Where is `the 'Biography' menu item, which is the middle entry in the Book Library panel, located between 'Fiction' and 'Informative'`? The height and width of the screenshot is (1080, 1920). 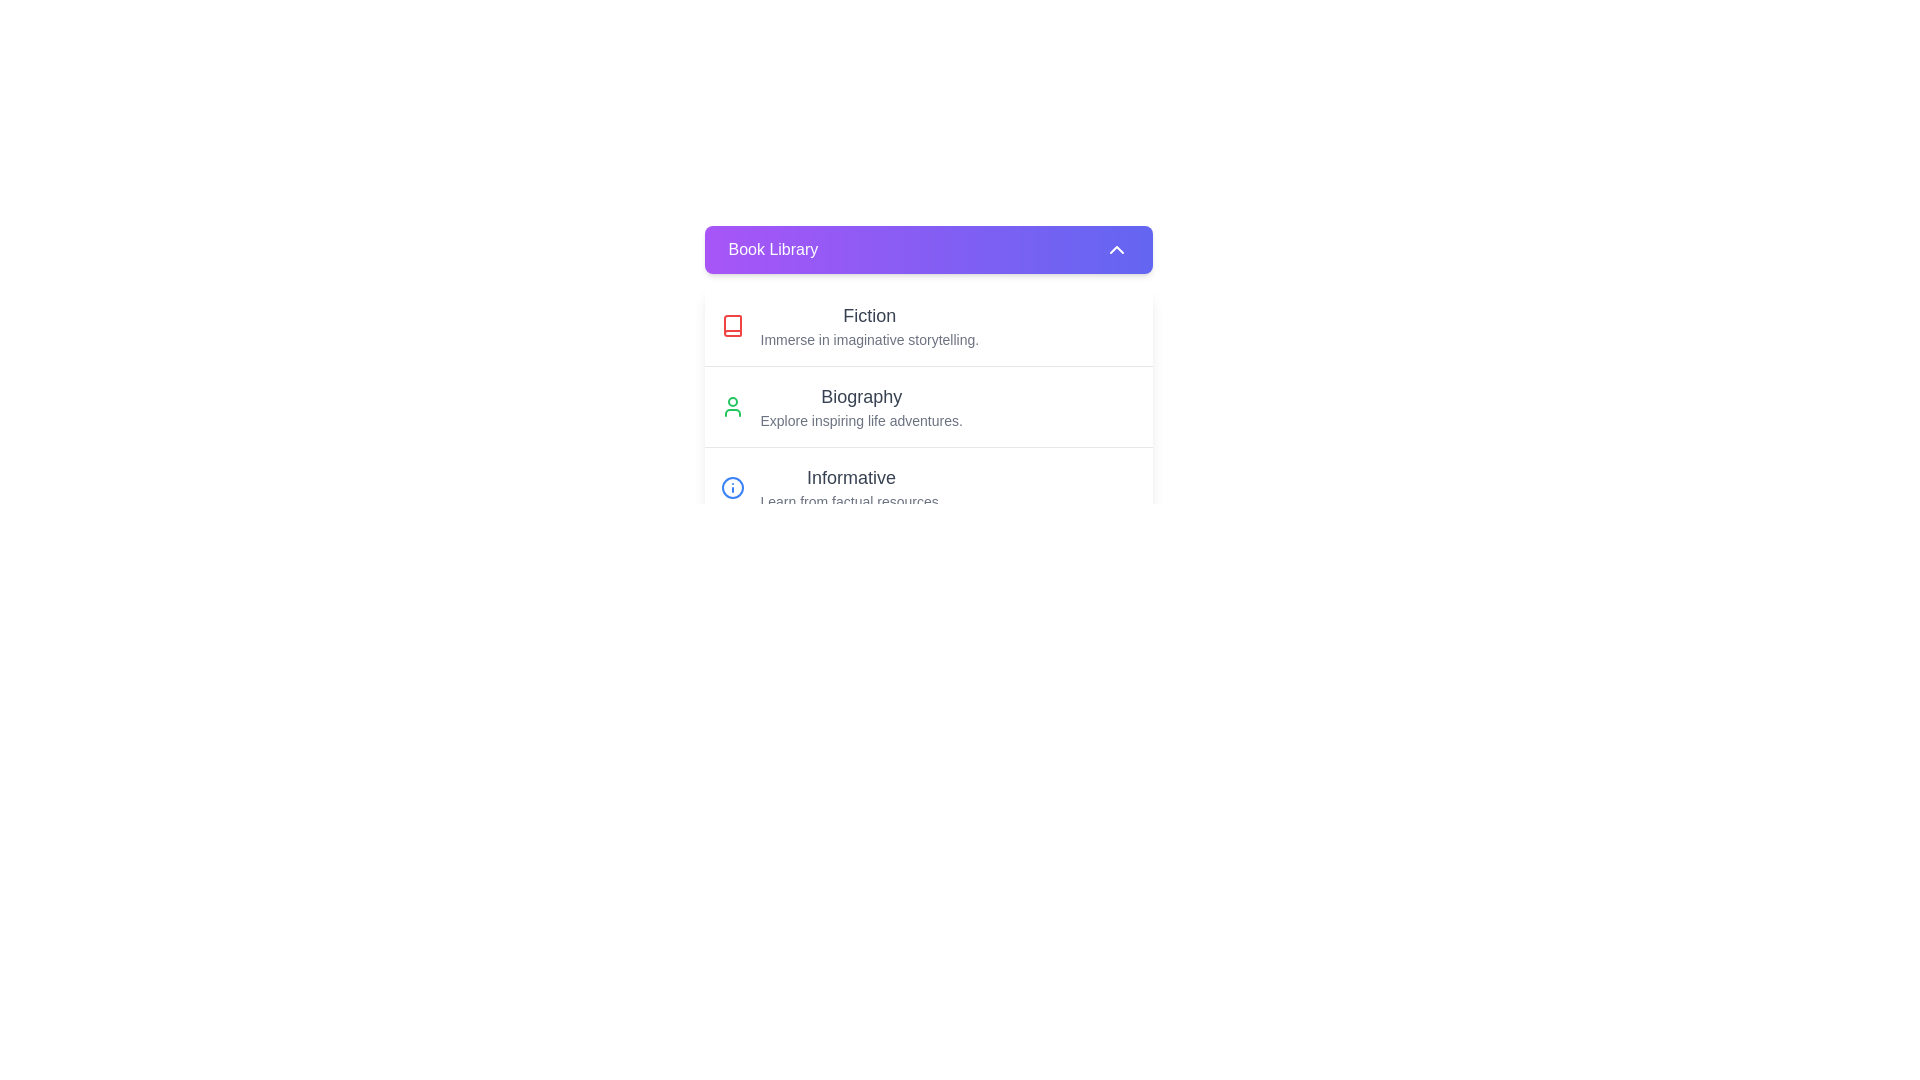 the 'Biography' menu item, which is the middle entry in the Book Library panel, located between 'Fiction' and 'Informative' is located at coordinates (927, 405).